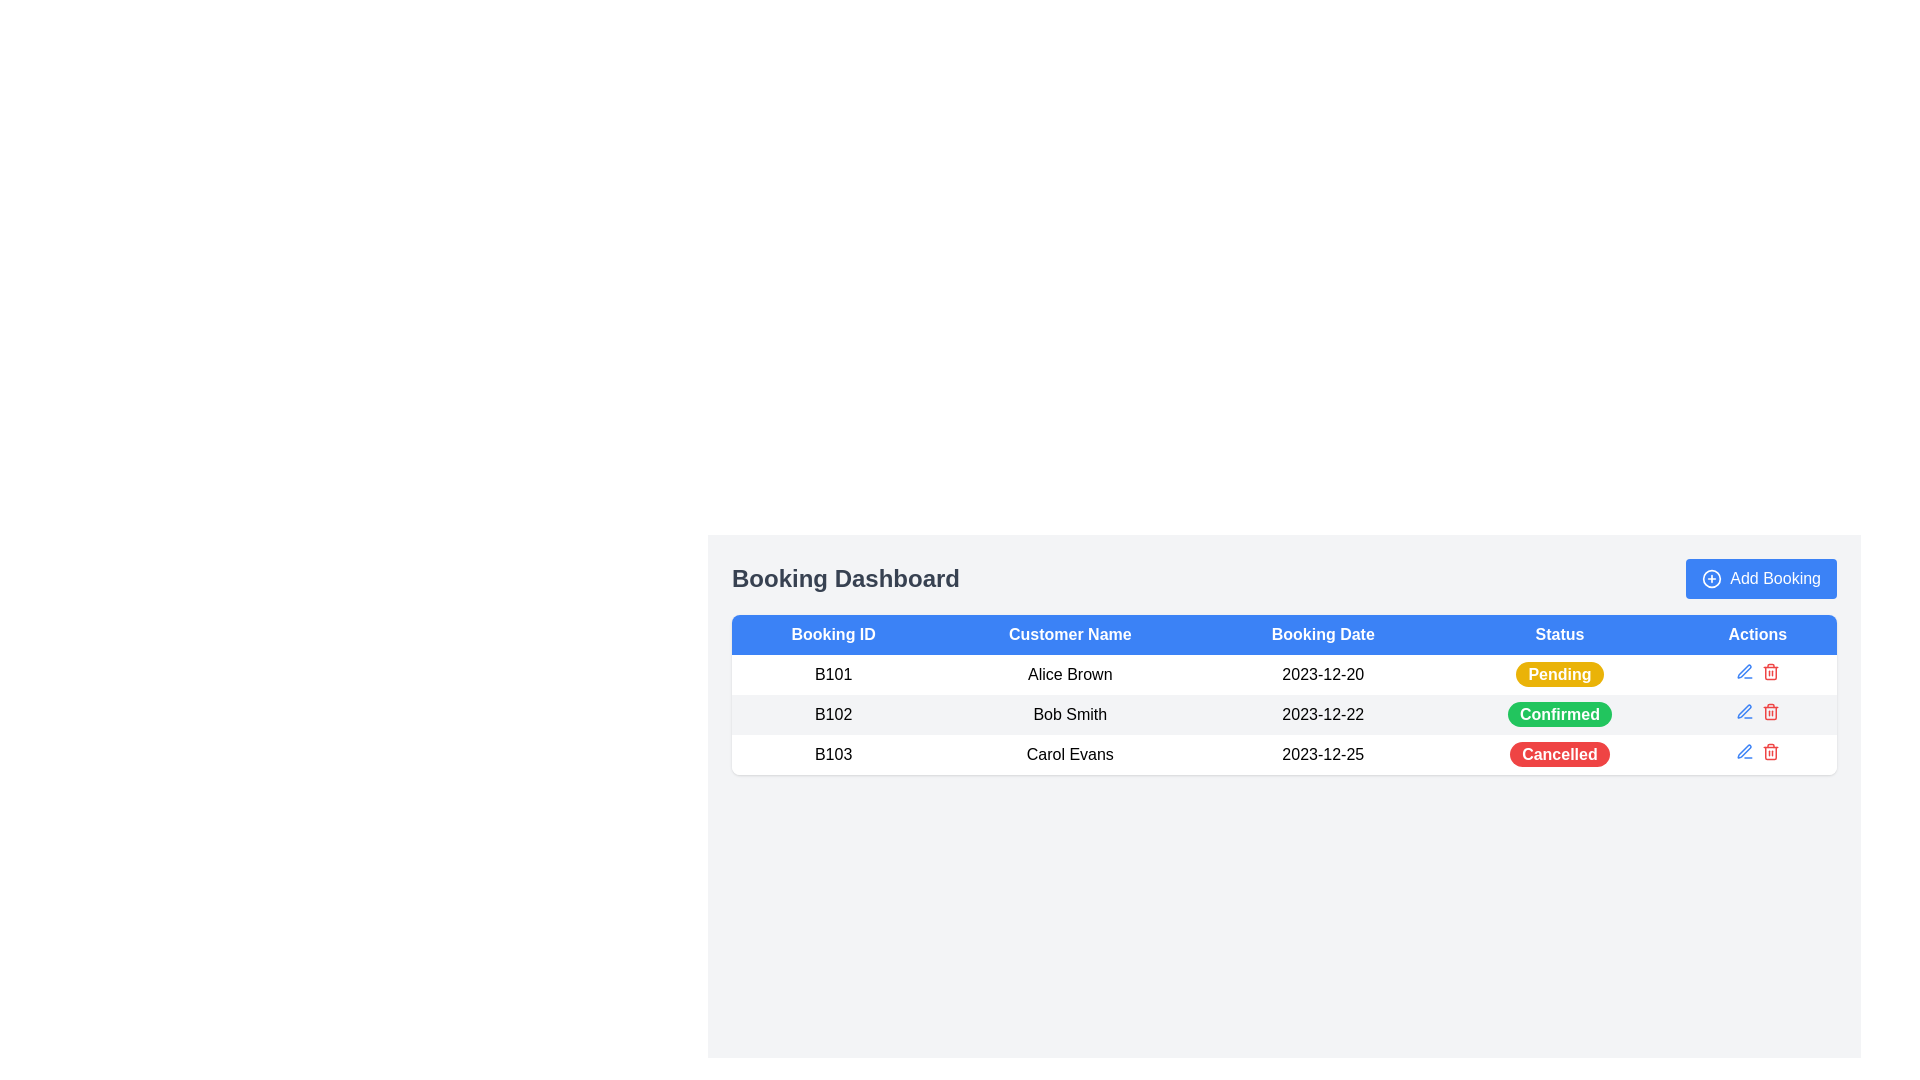  Describe the element at coordinates (1770, 671) in the screenshot. I see `the delete icon button in the 'Actions' column for the row with 'Pending' status to observe style changes` at that location.